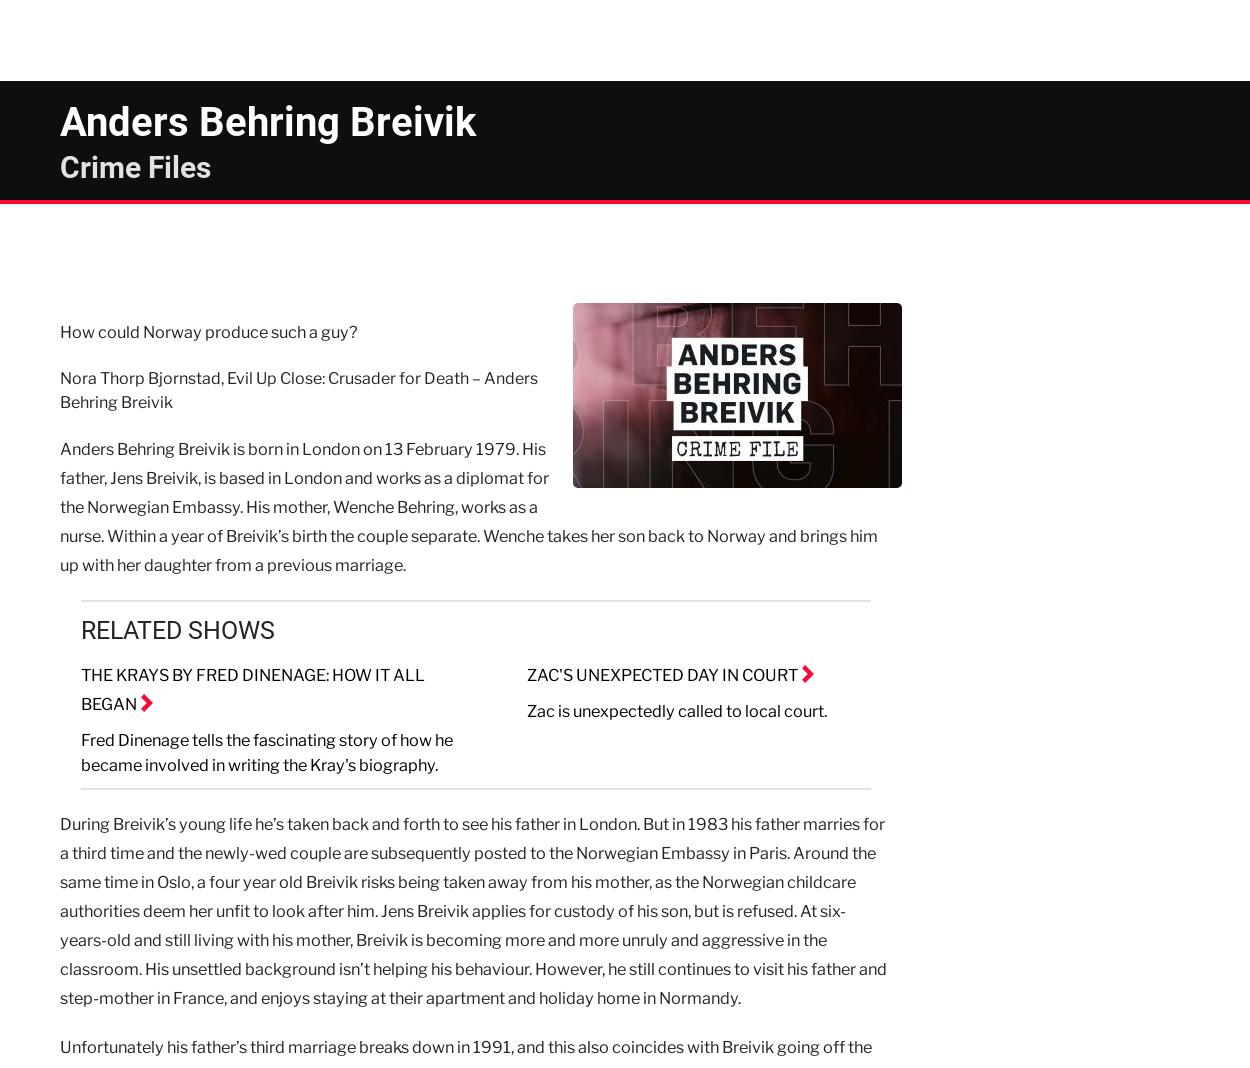 The width and height of the screenshot is (1250, 1068). Describe the element at coordinates (1023, 122) in the screenshot. I see `'What is El Chapo's net worth?'` at that location.